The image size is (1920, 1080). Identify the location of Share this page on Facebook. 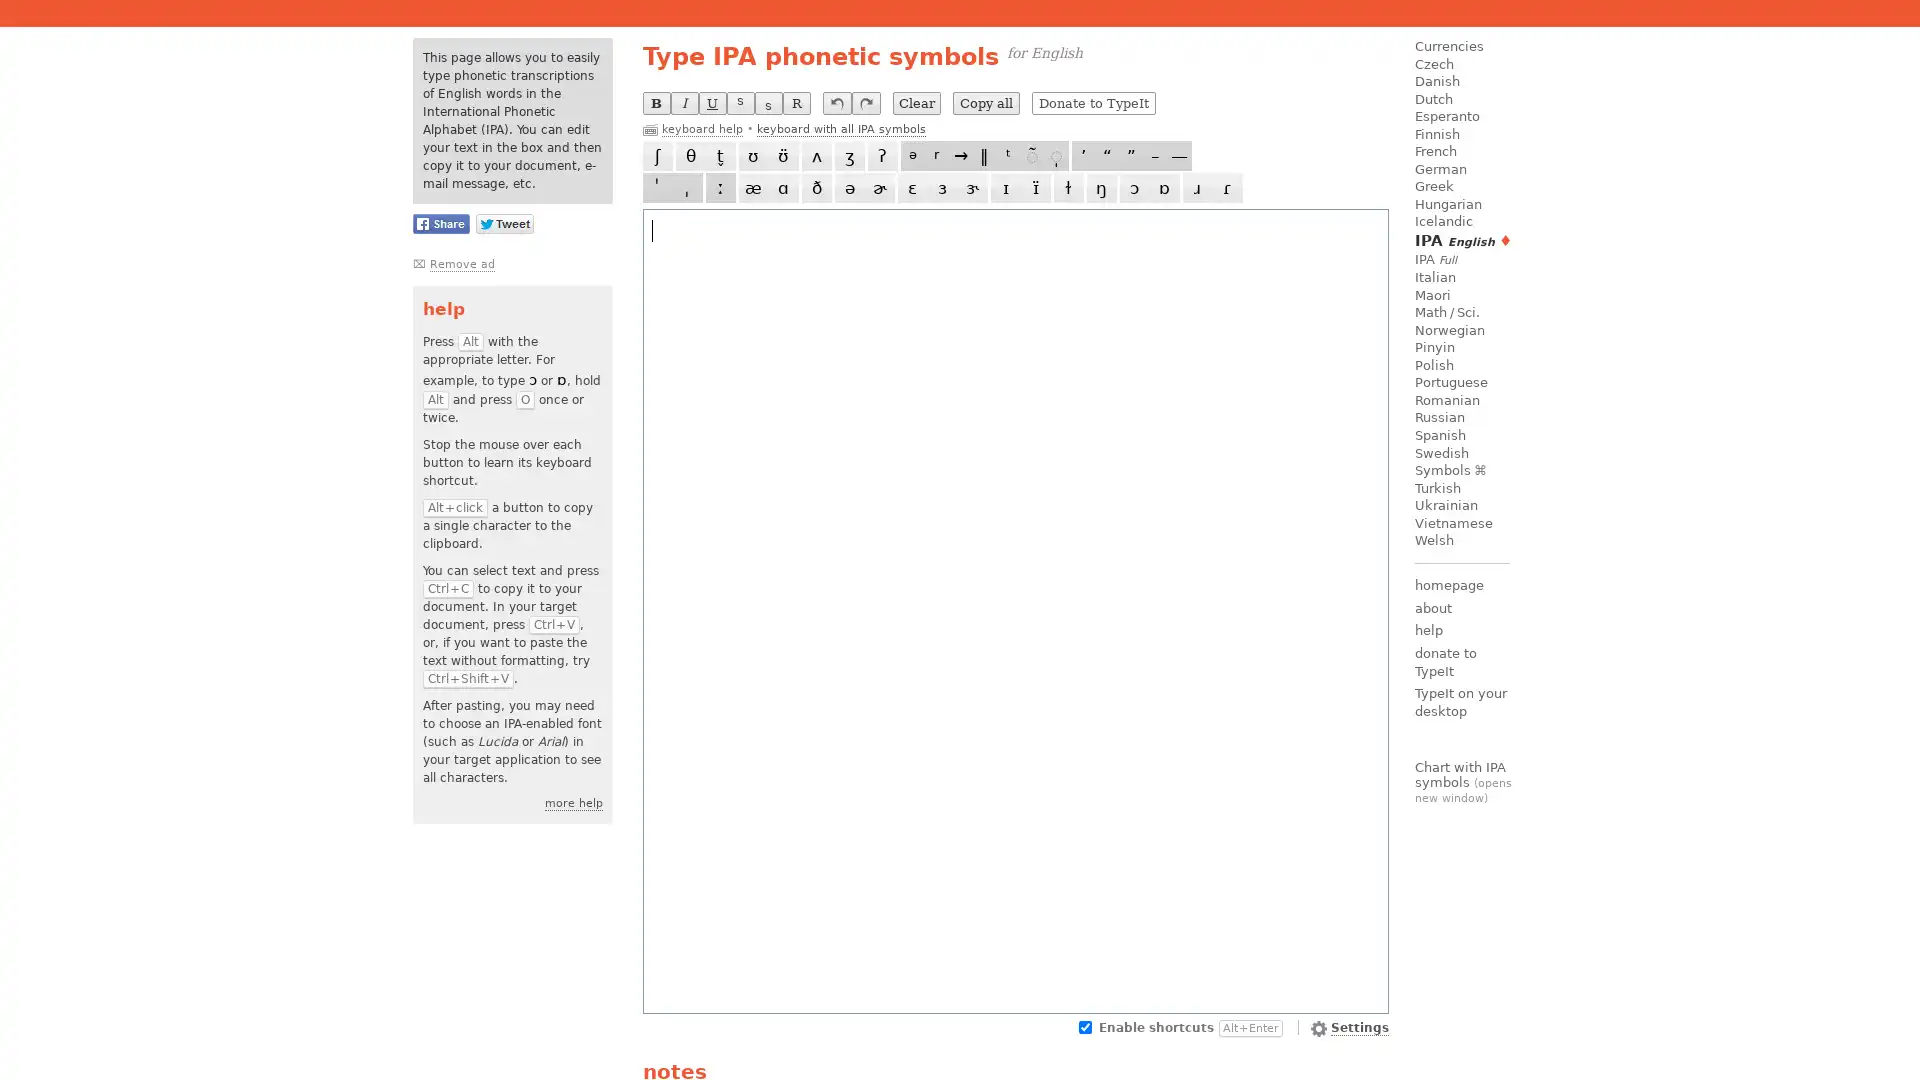
(439, 223).